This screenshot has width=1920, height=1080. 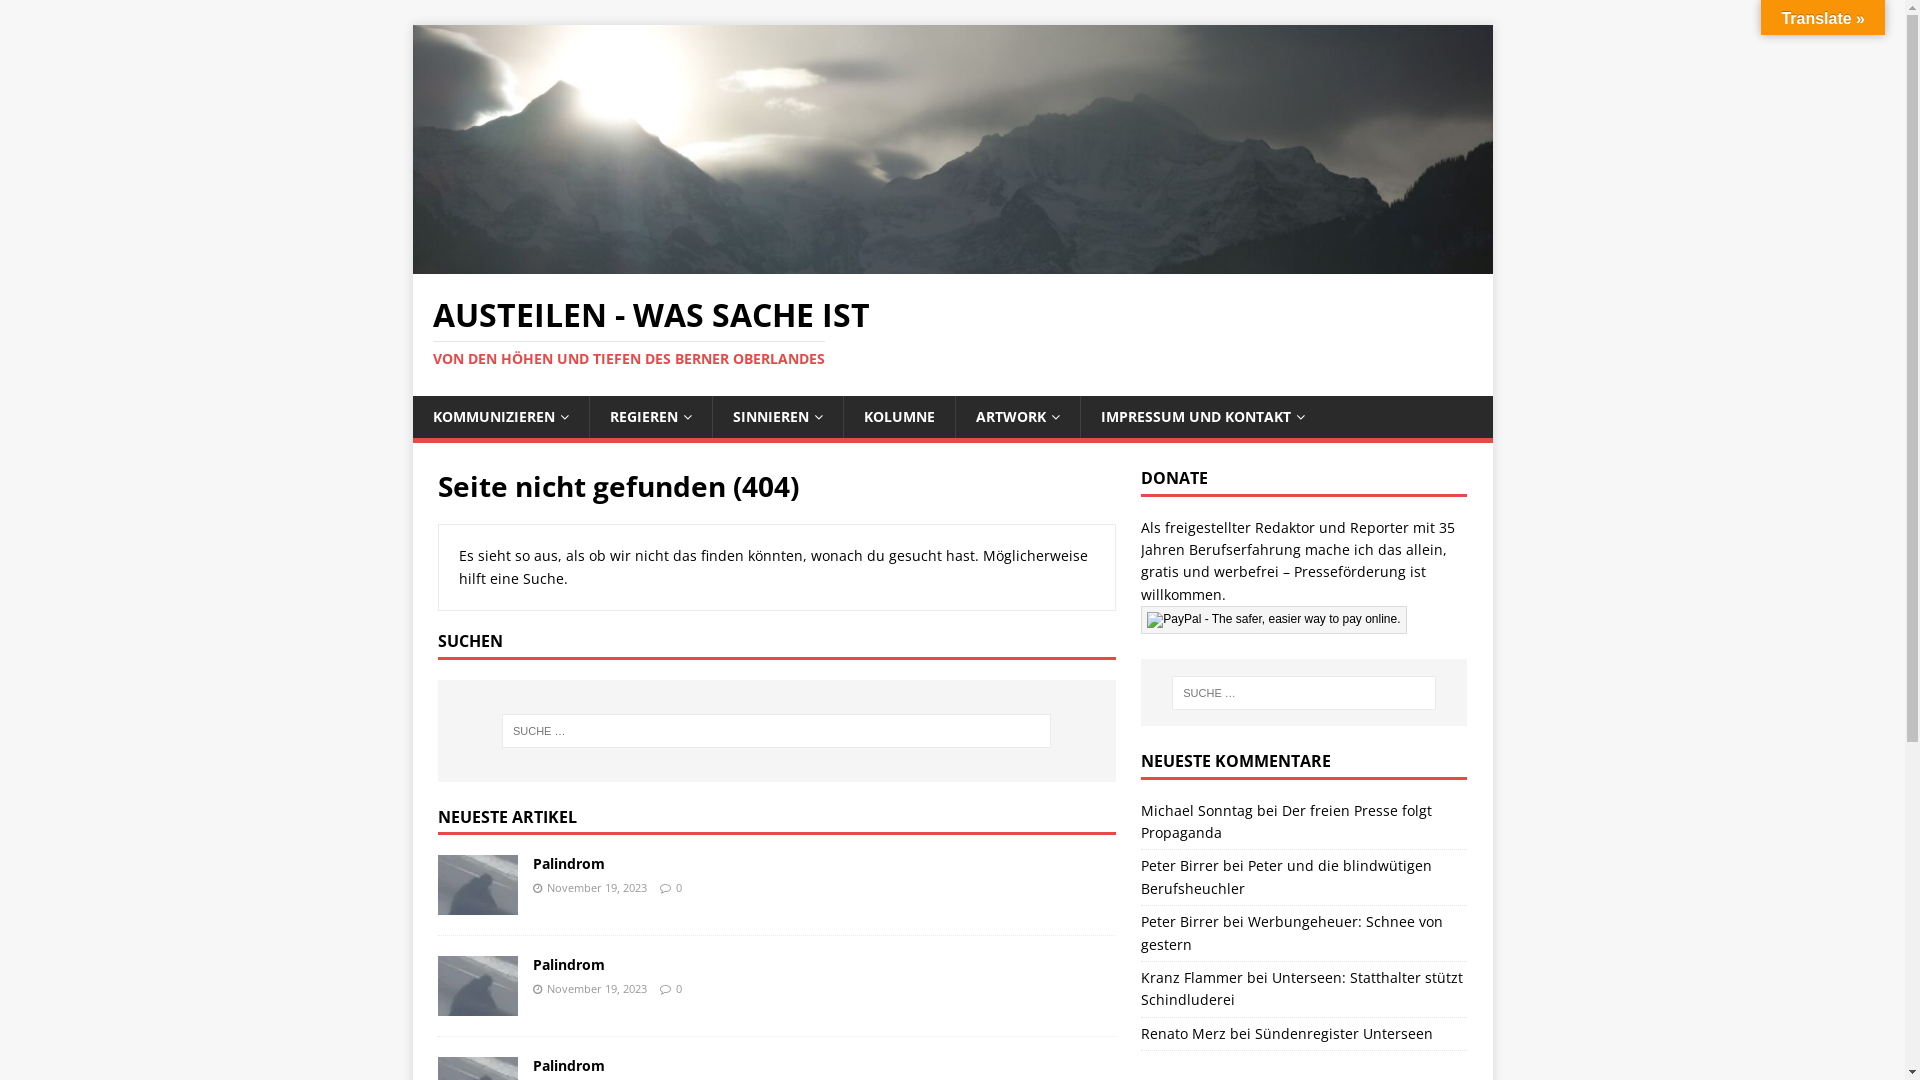 What do you see at coordinates (896, 415) in the screenshot?
I see `'KOLUMNE'` at bounding box center [896, 415].